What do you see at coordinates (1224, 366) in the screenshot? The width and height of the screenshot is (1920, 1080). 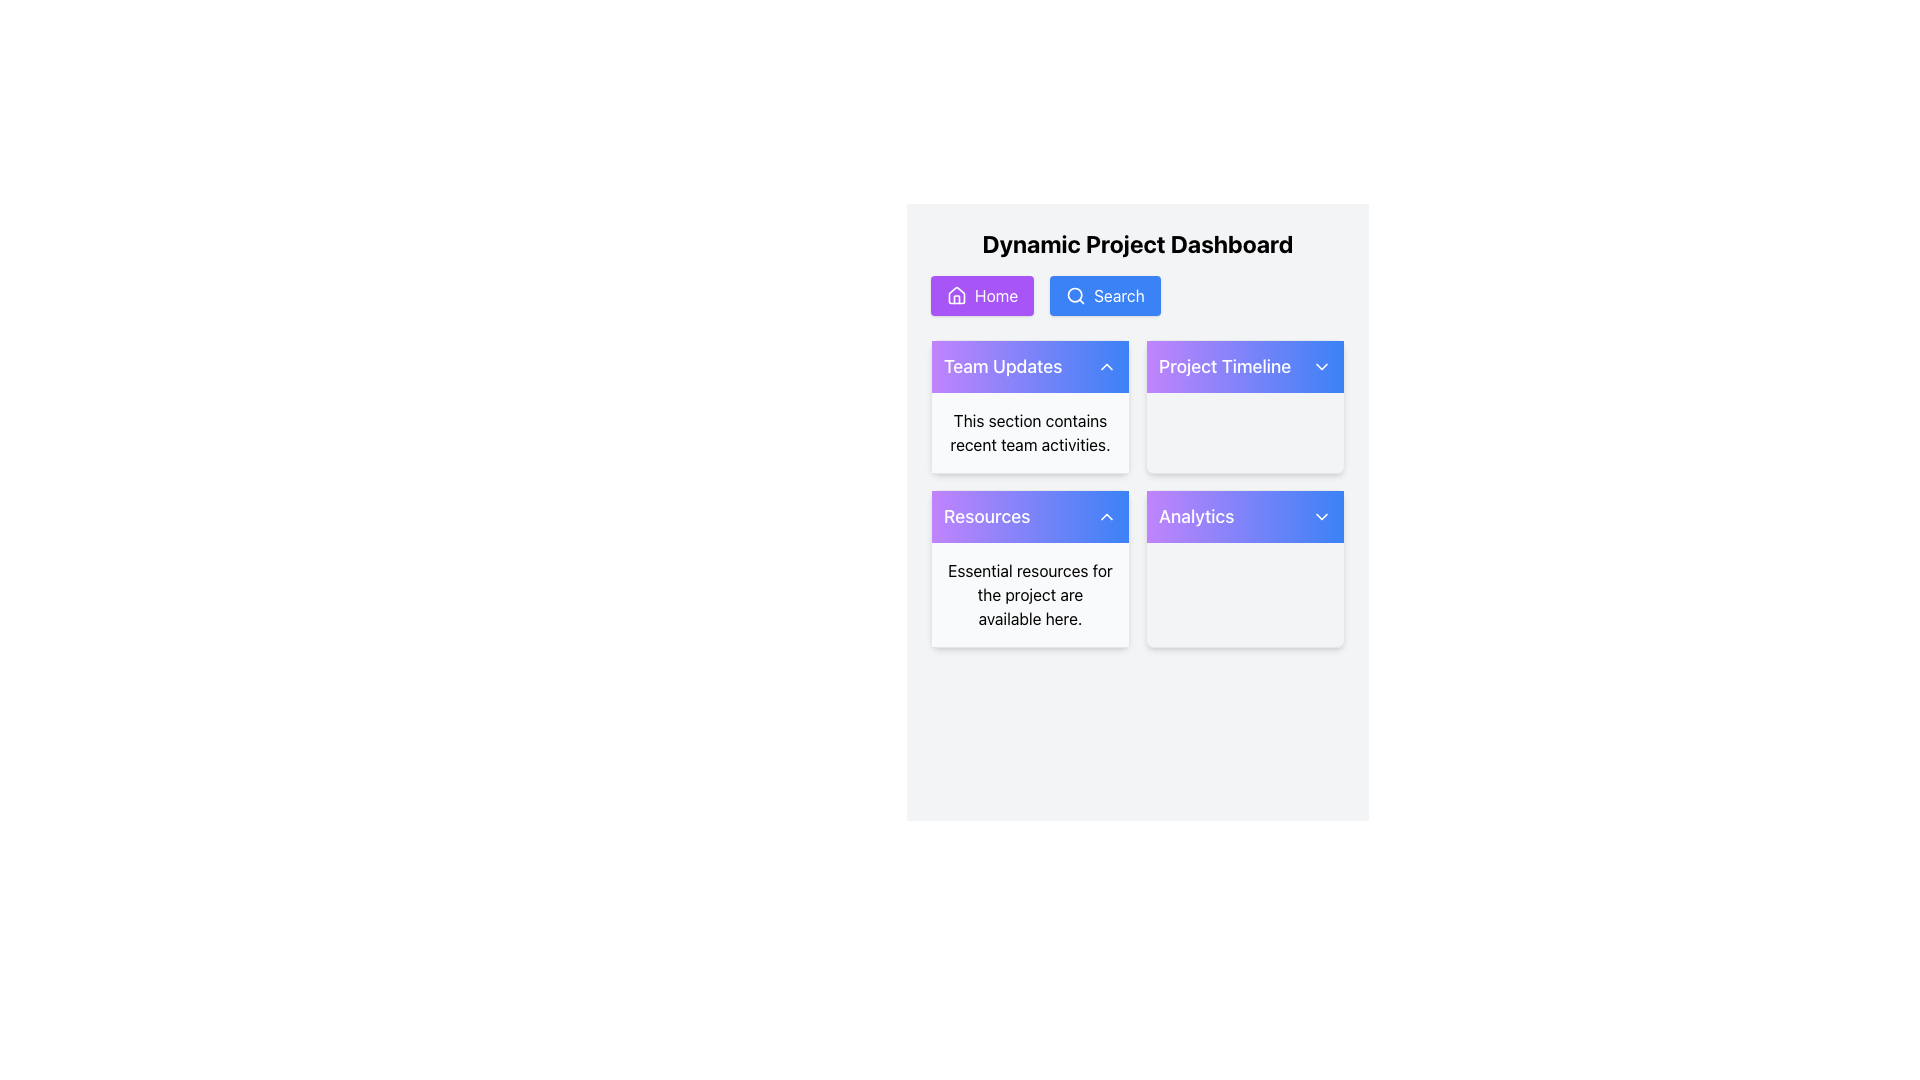 I see `the 'Project Timeline' text component, which displays the title in white font on a gradient background from purple to blue, located at the top of the Project Timeline card` at bounding box center [1224, 366].